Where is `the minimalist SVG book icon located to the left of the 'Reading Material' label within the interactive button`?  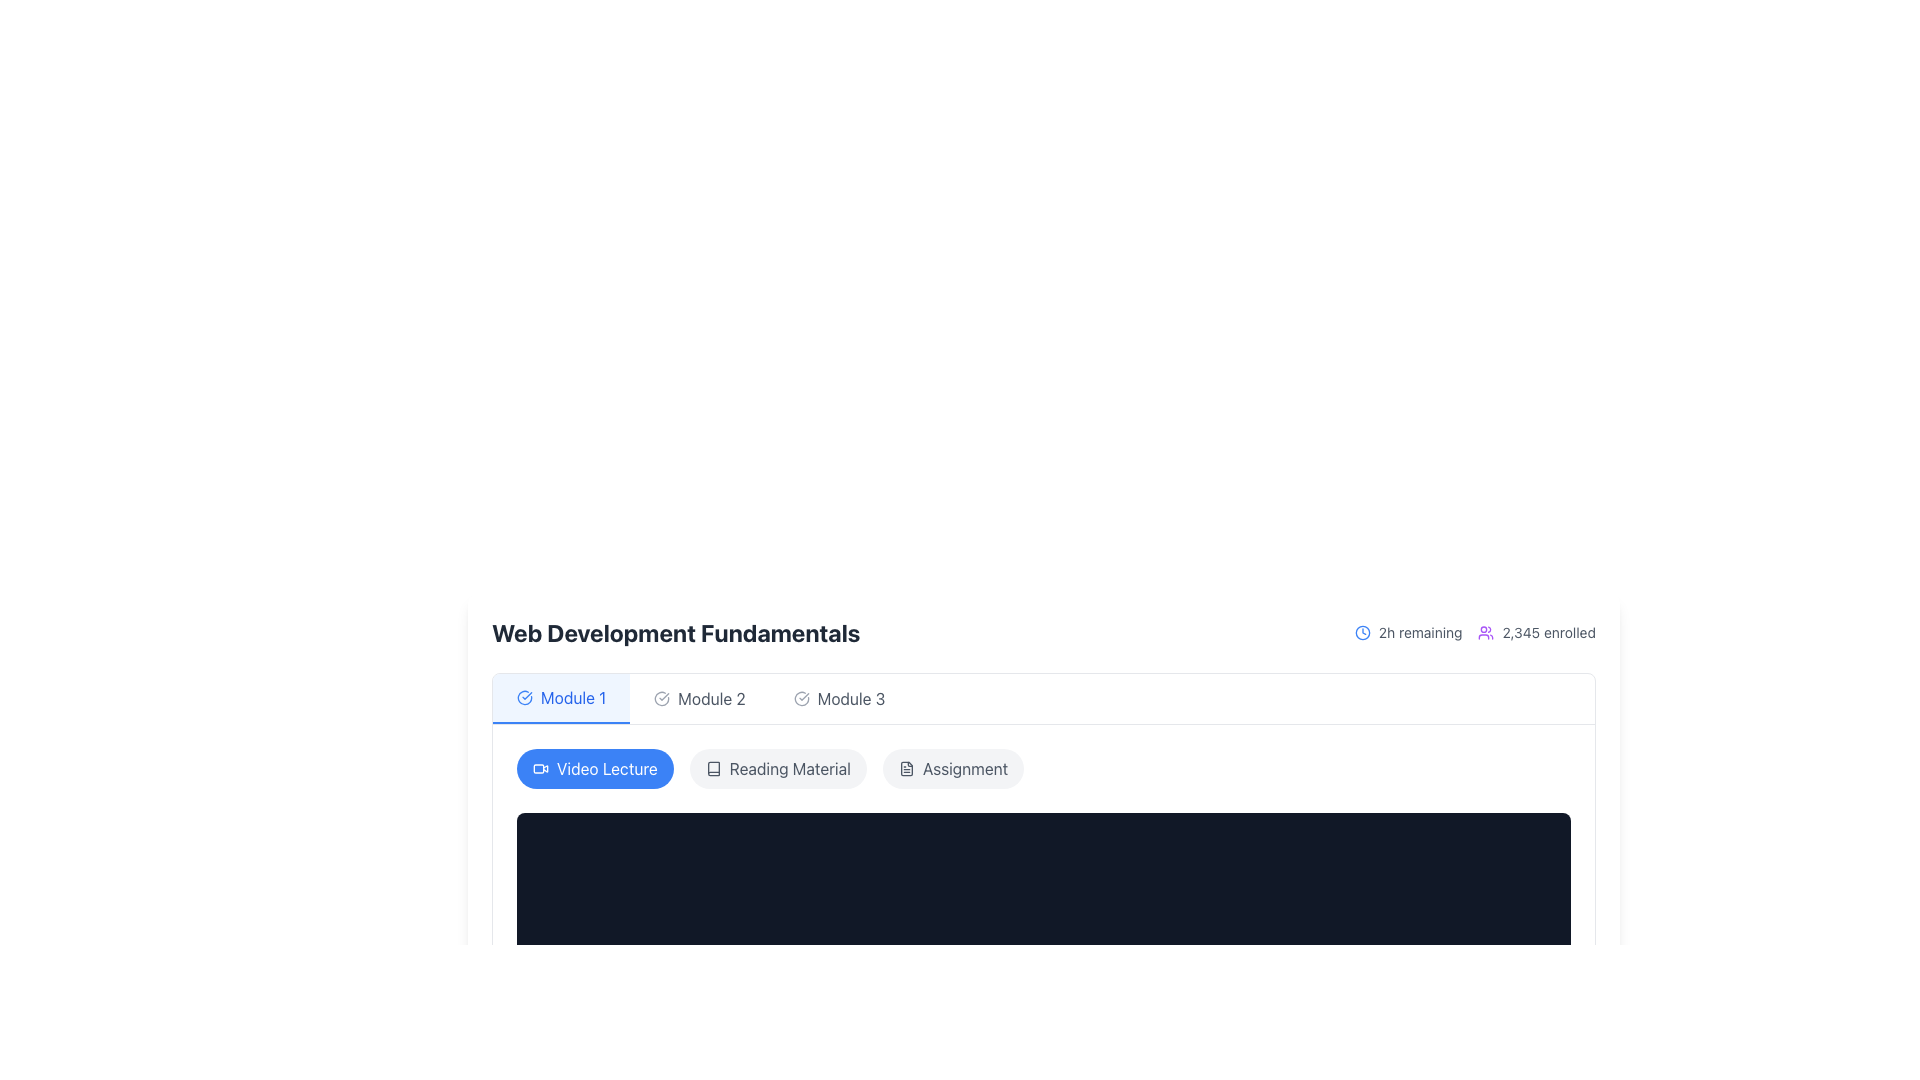
the minimalist SVG book icon located to the left of the 'Reading Material' label within the interactive button is located at coordinates (713, 767).